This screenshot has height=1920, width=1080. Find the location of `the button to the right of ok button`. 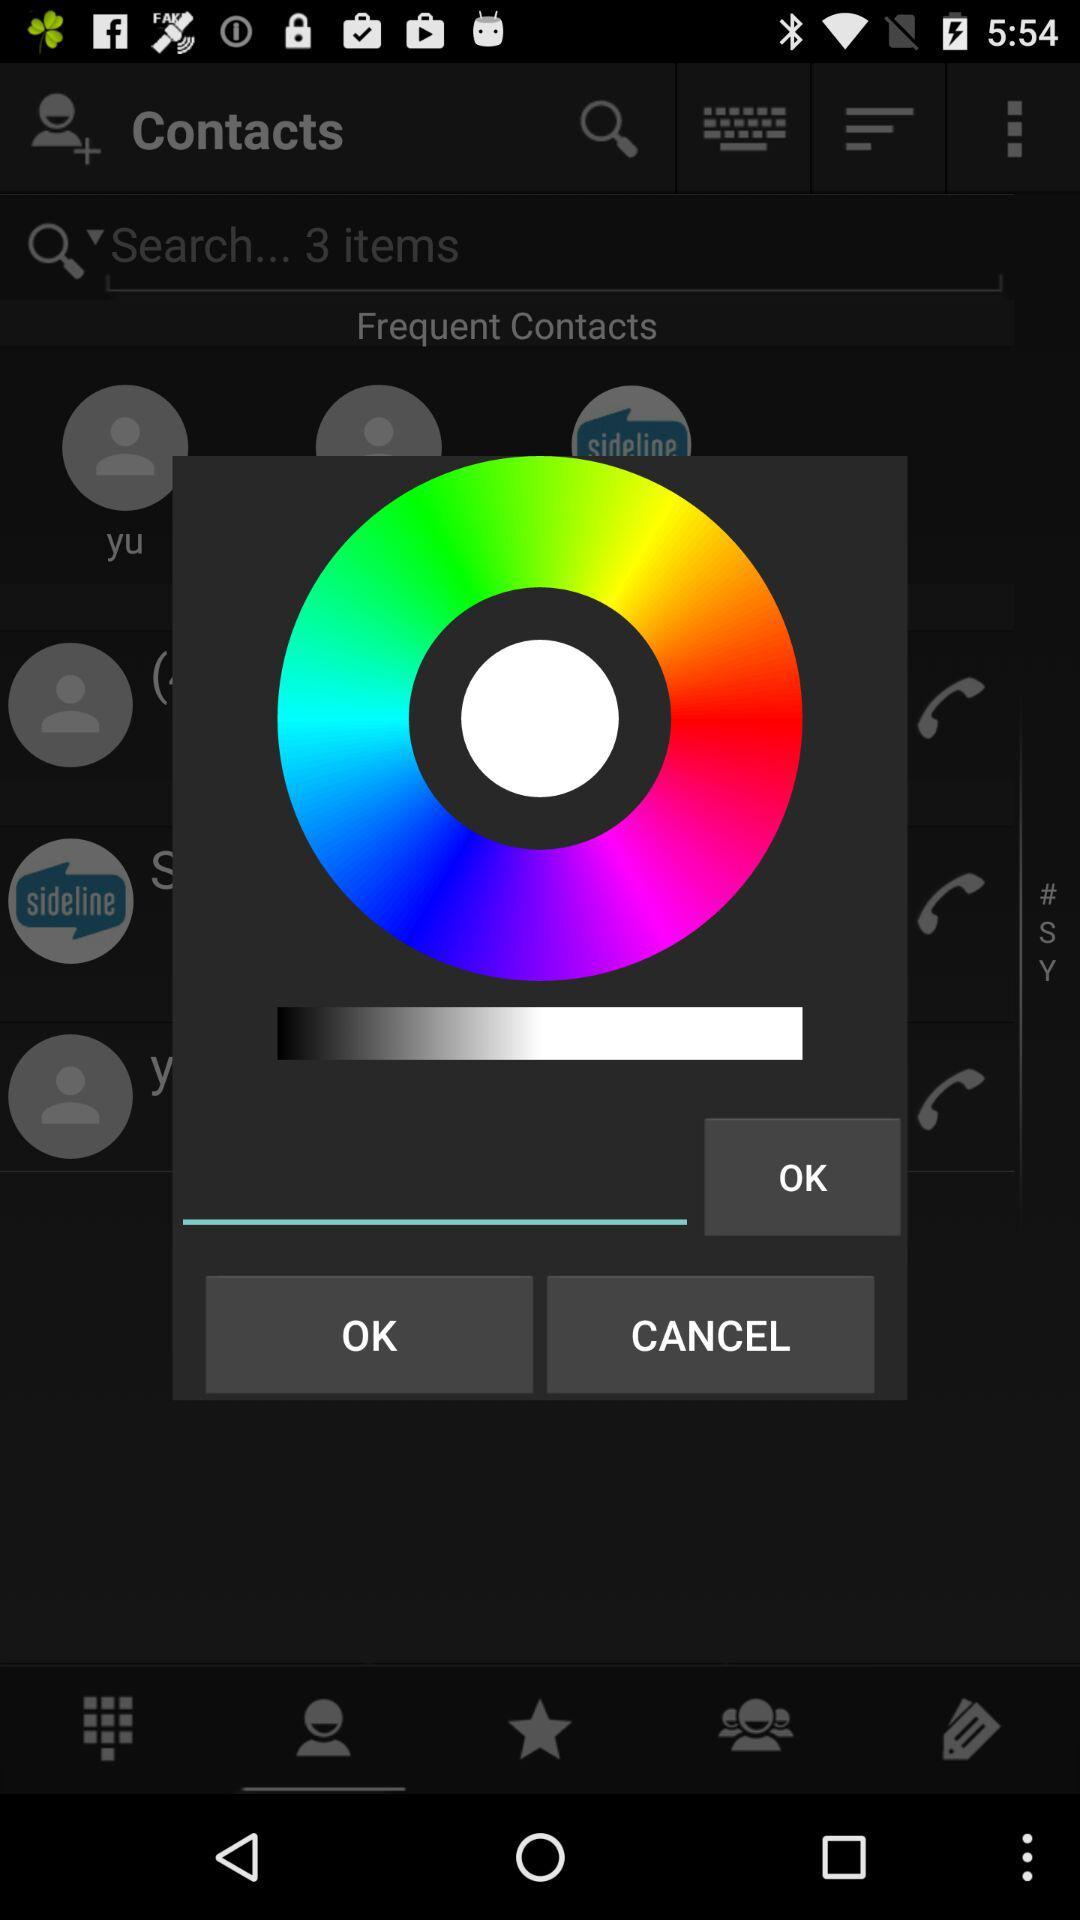

the button to the right of ok button is located at coordinates (709, 1334).